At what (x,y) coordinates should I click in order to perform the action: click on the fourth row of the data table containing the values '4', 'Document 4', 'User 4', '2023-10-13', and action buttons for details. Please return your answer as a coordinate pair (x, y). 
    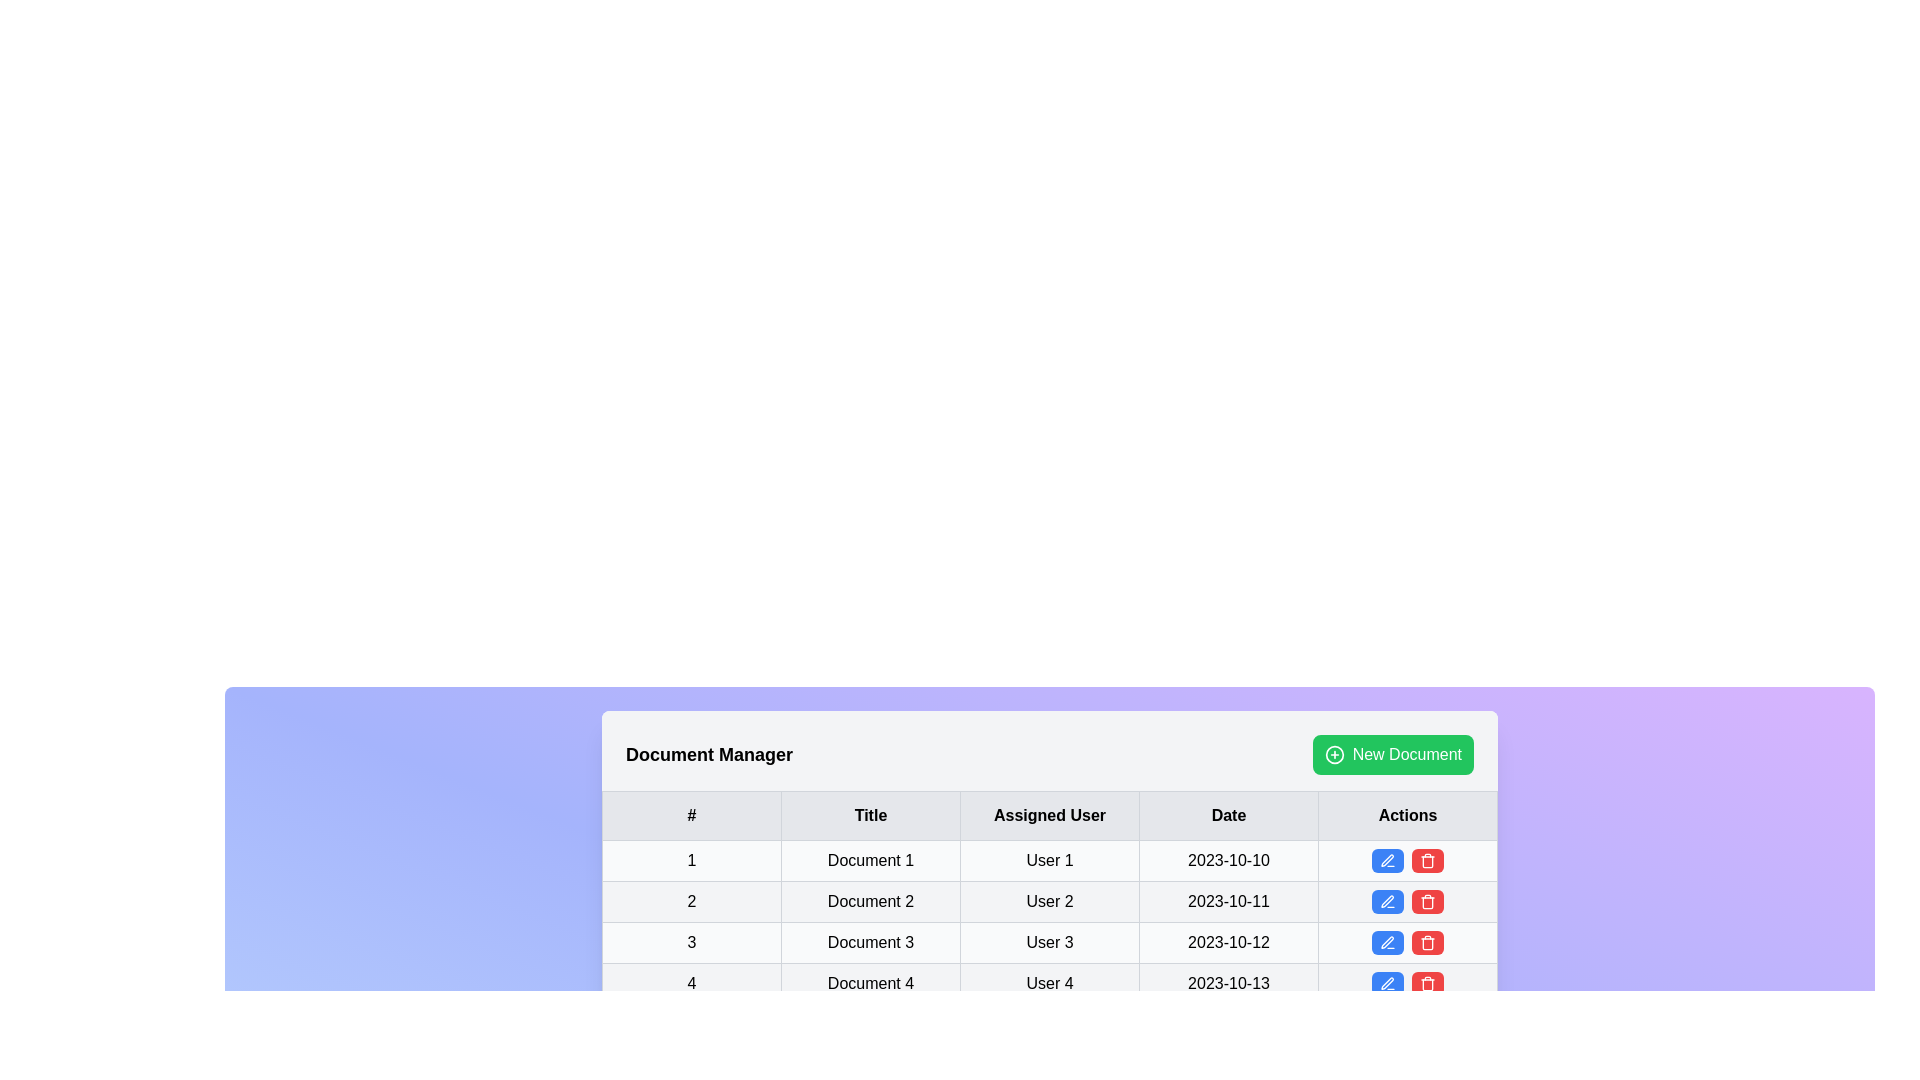
    Looking at the image, I should click on (1049, 982).